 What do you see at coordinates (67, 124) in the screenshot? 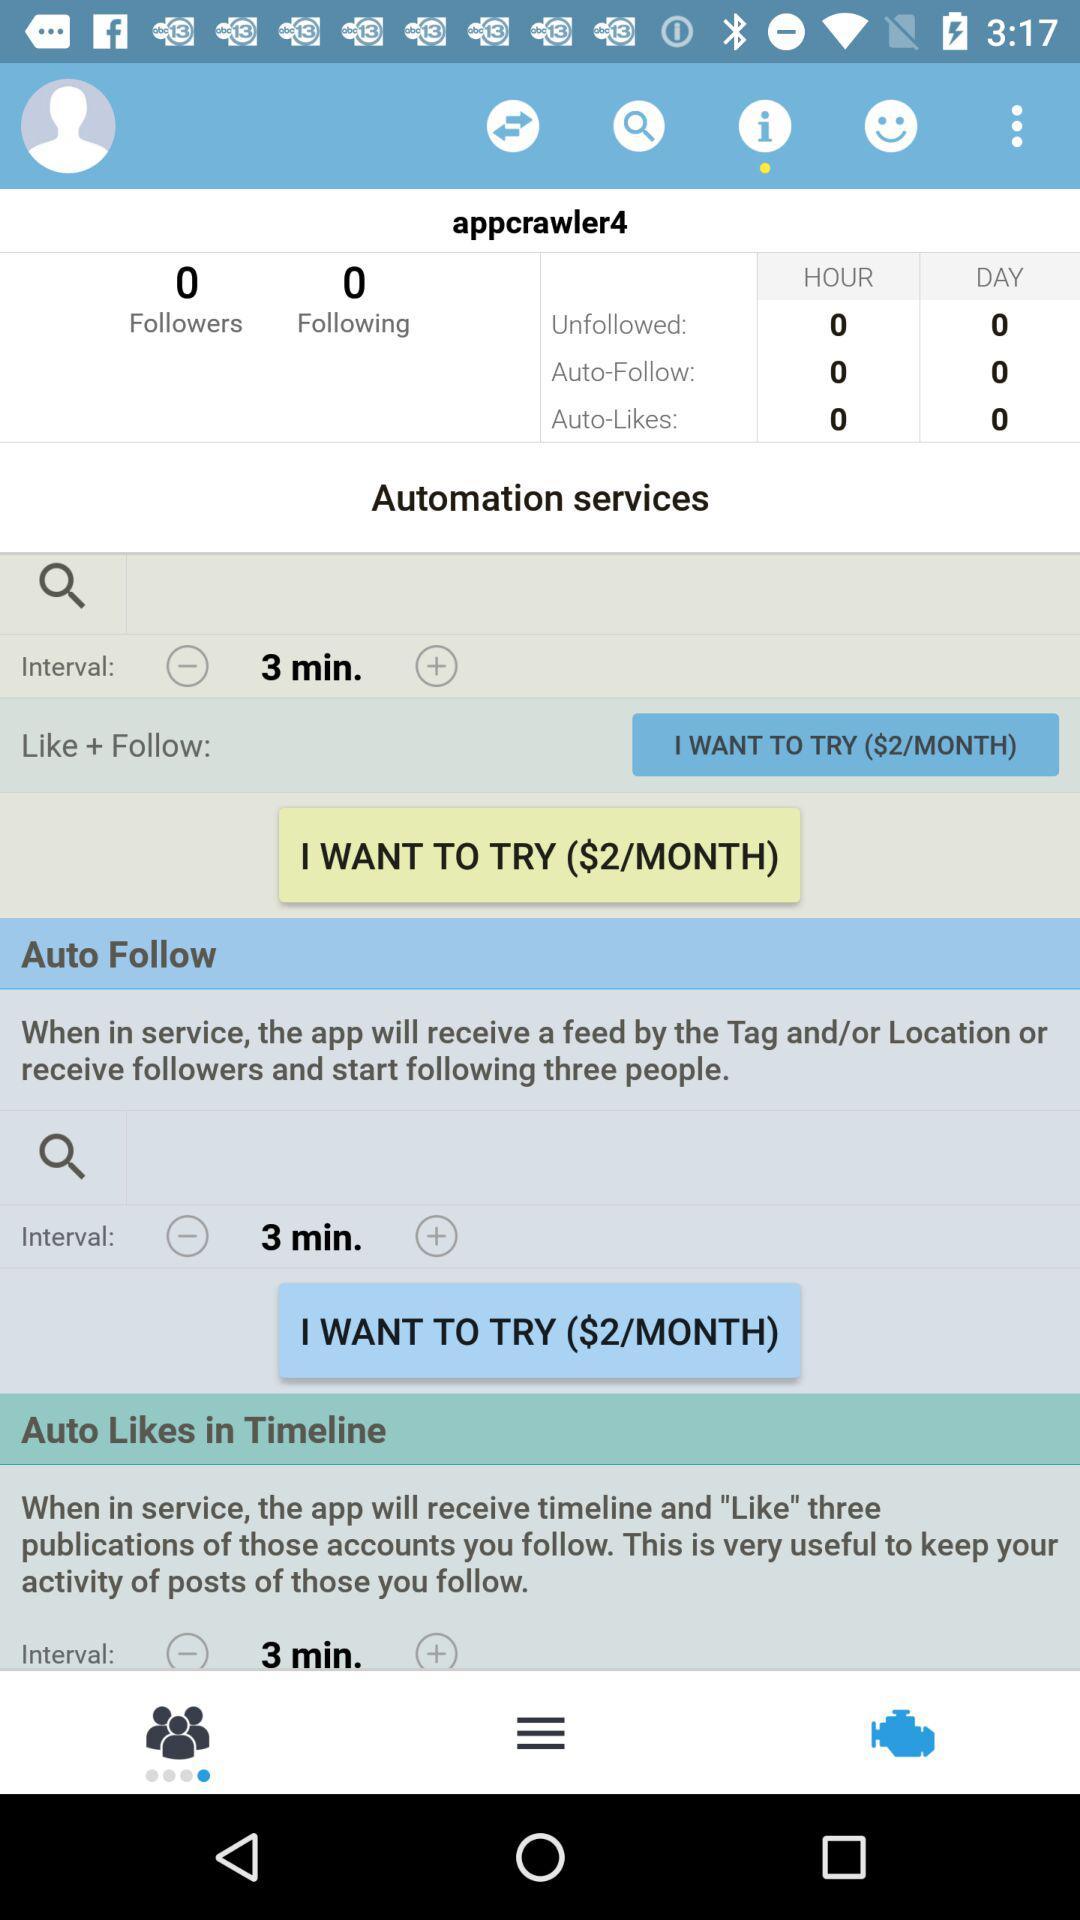
I see `open profile` at bounding box center [67, 124].